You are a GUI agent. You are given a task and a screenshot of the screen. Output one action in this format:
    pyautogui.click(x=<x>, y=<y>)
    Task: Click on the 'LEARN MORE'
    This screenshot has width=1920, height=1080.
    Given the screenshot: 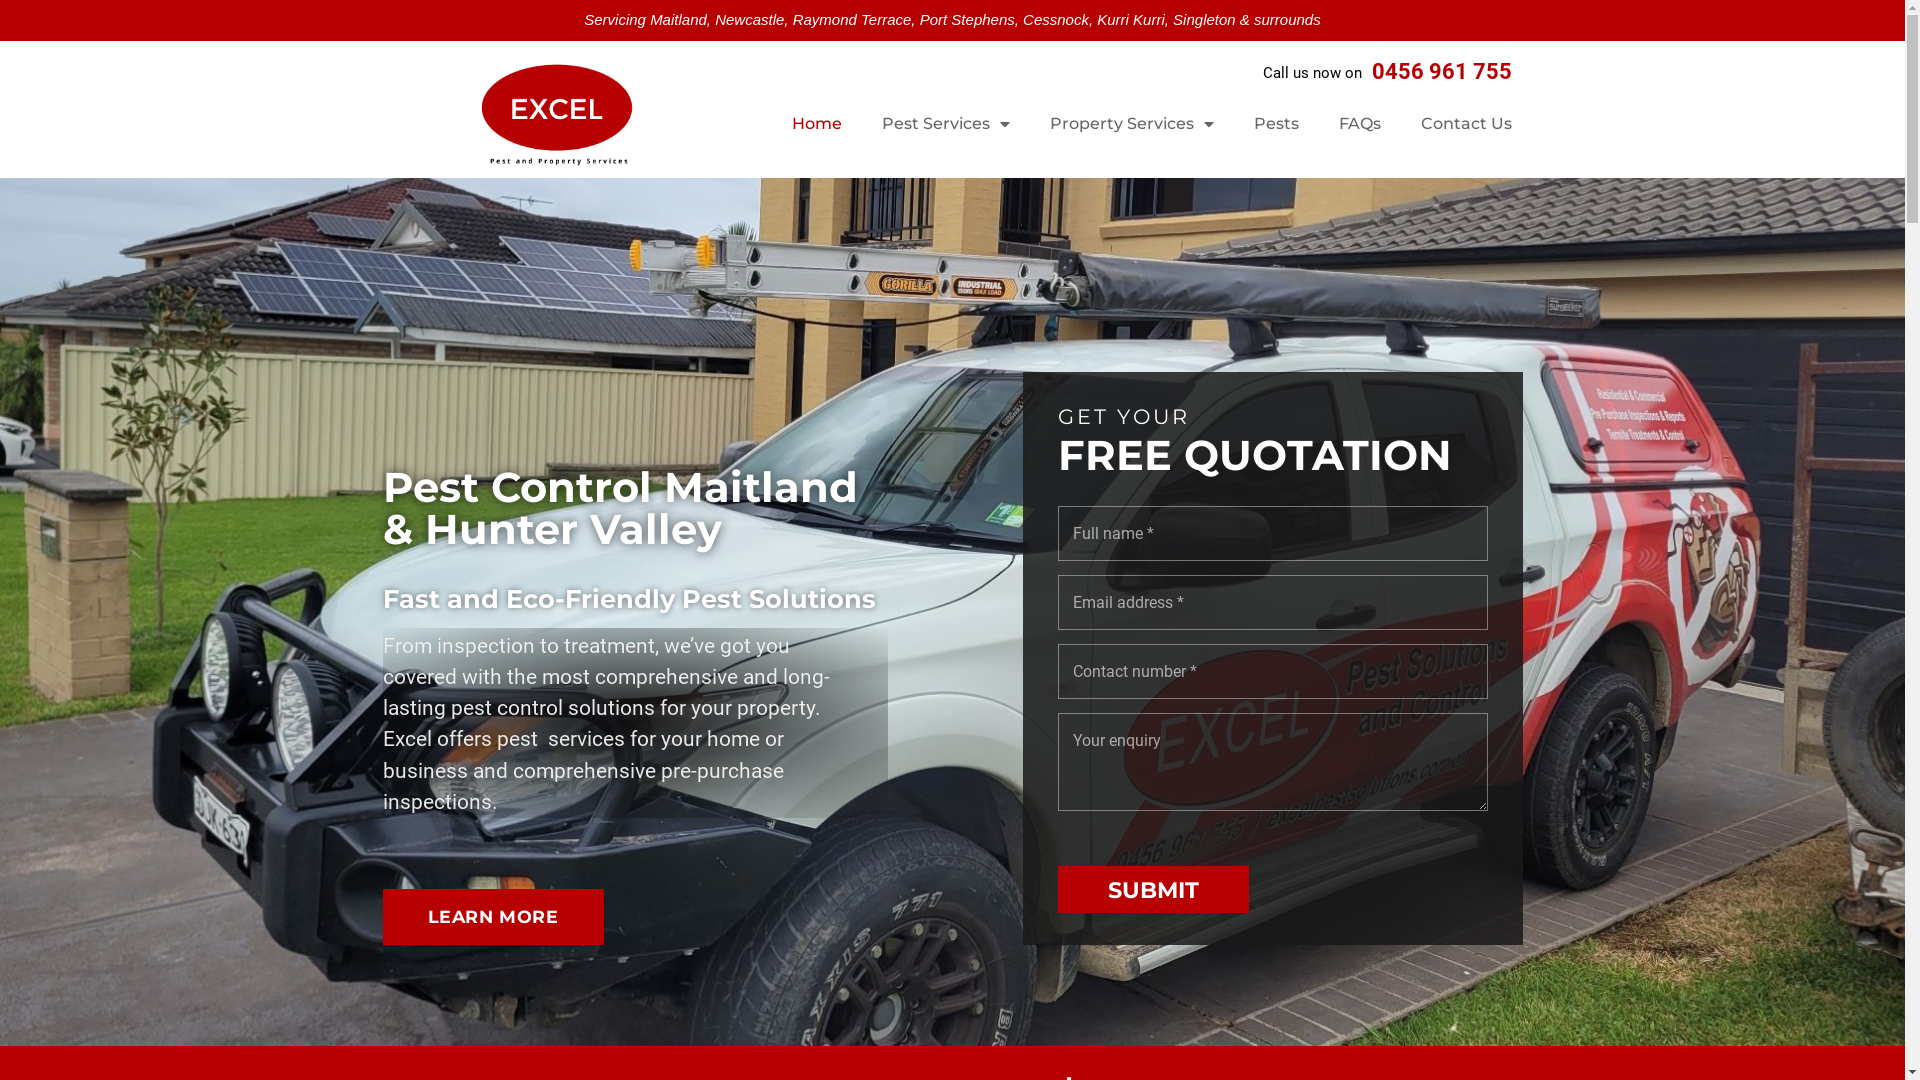 What is the action you would take?
    pyautogui.click(x=492, y=917)
    